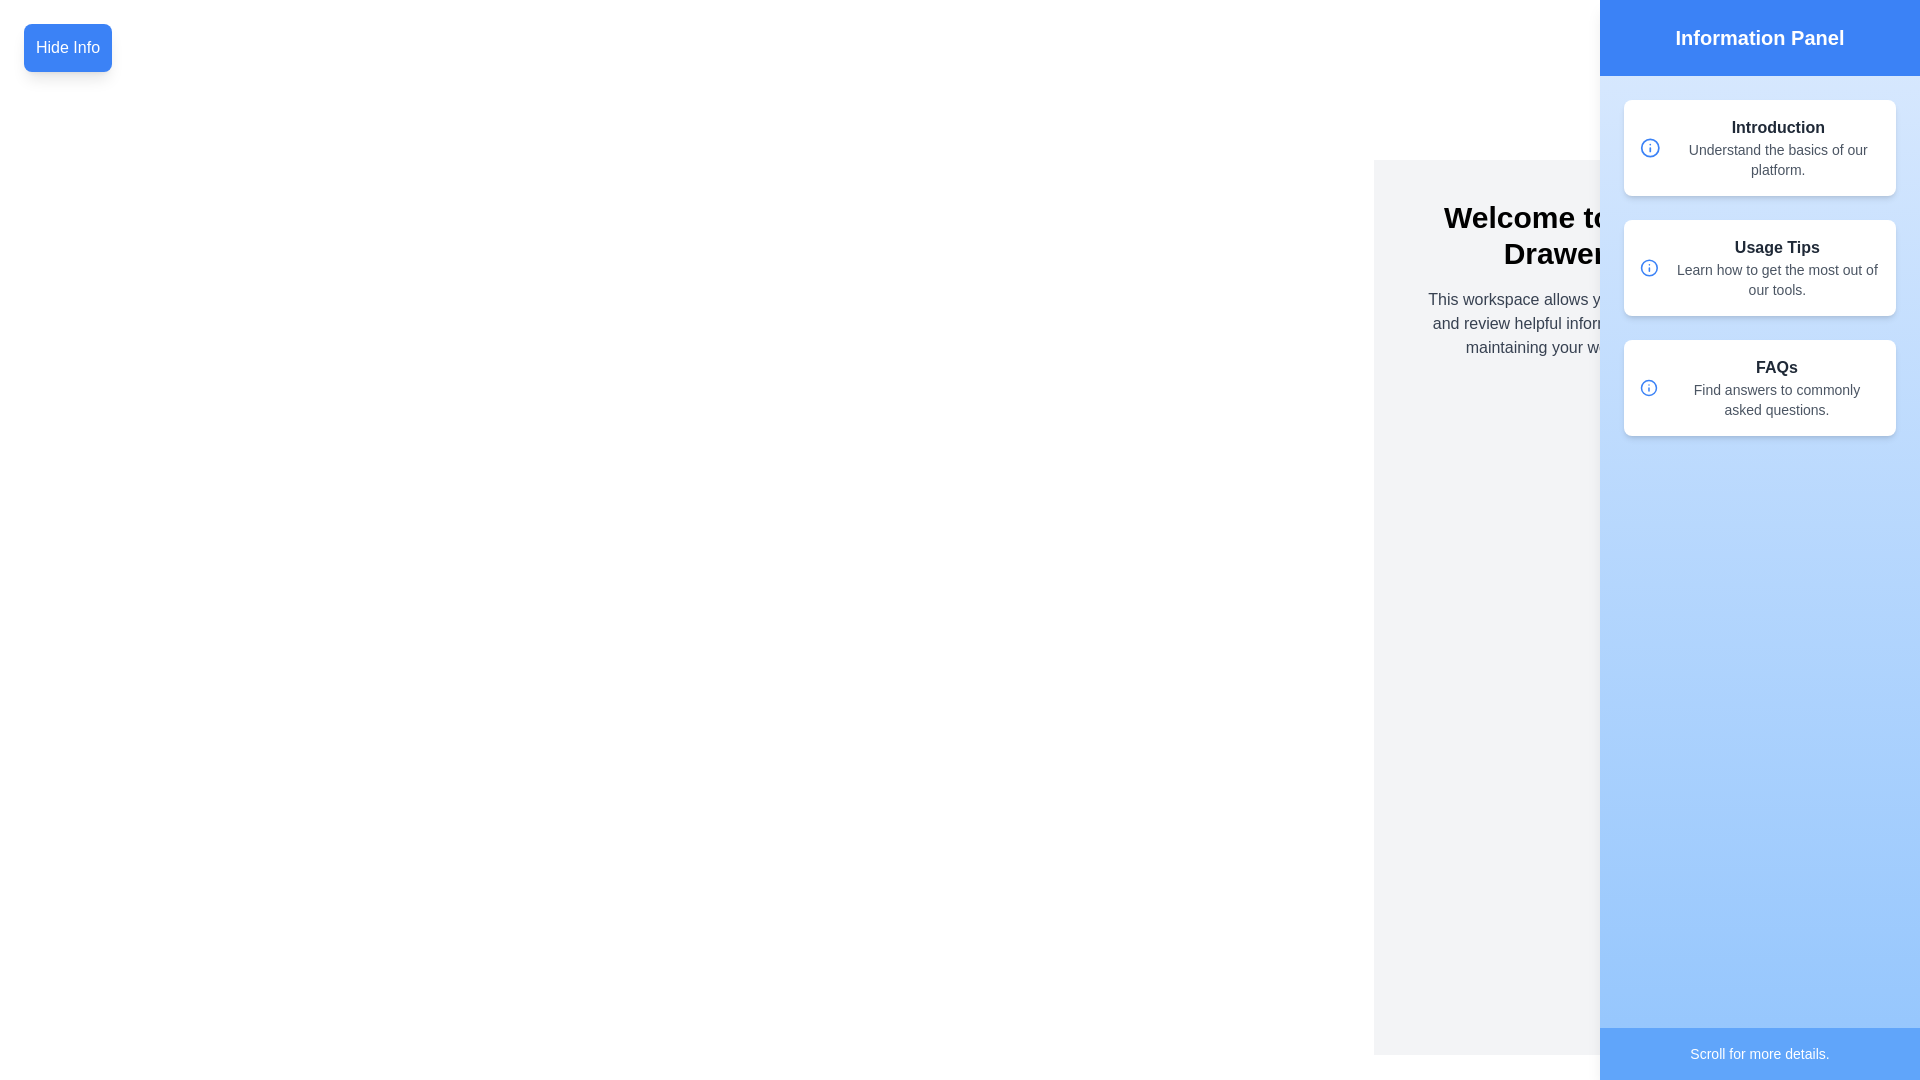 The height and width of the screenshot is (1080, 1920). What do you see at coordinates (1649, 266) in the screenshot?
I see `the outermost circular component of the SVG icon in the blue 'Information Panel' section, which is positioned to the left of the 'Introduction' text label` at bounding box center [1649, 266].